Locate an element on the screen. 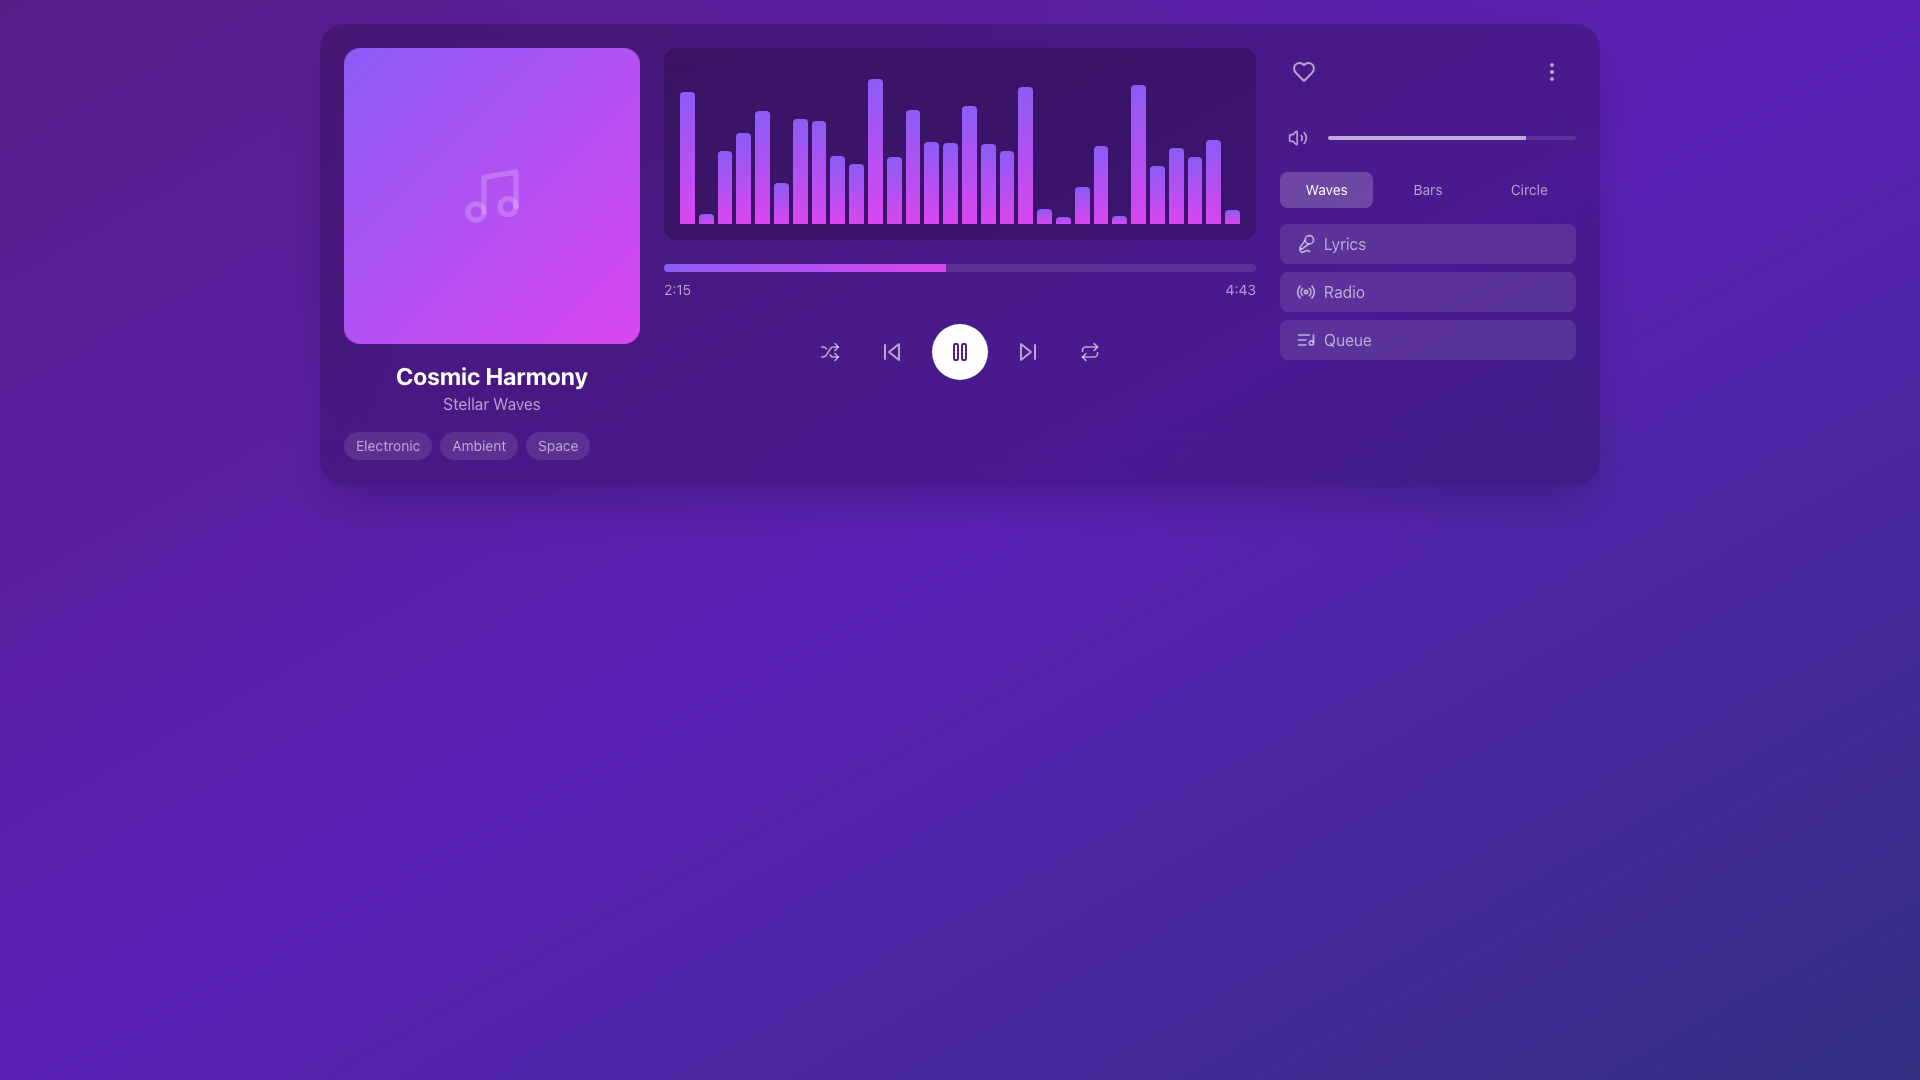  the progress bar is located at coordinates (965, 266).